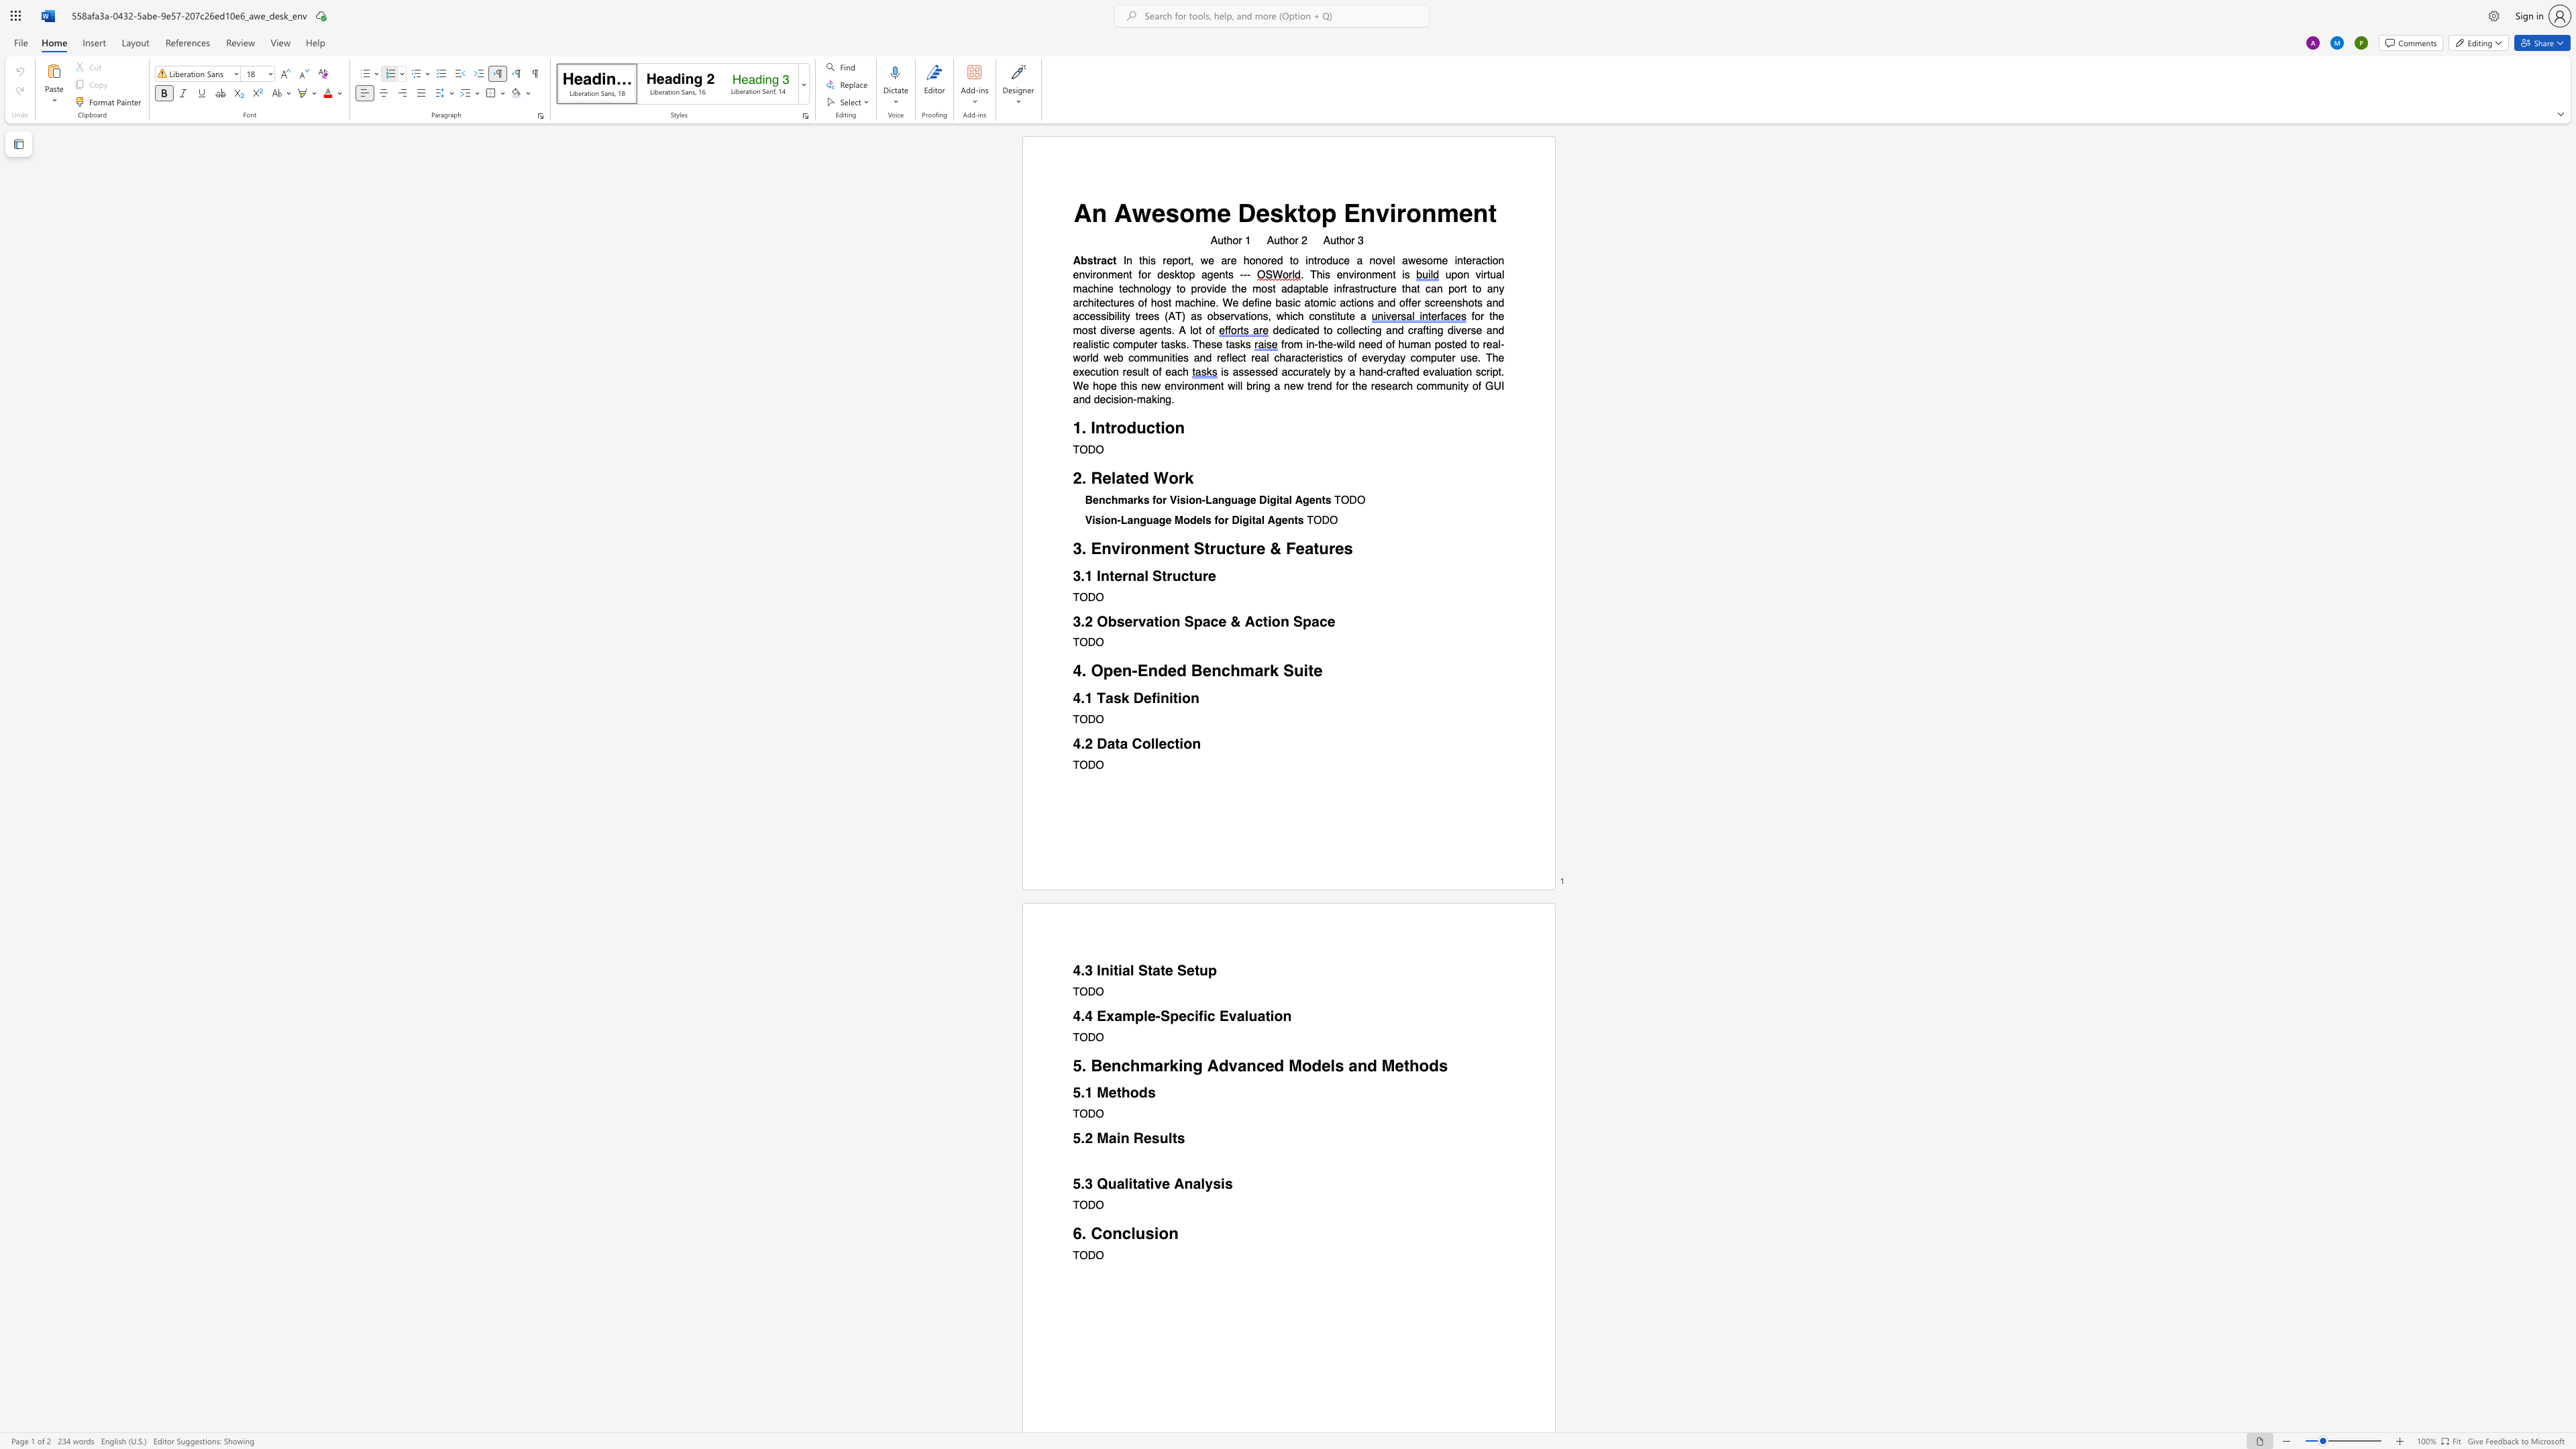 This screenshot has width=2576, height=1449. What do you see at coordinates (1124, 621) in the screenshot?
I see `the space between the continuous character "s" and "e" in the text` at bounding box center [1124, 621].